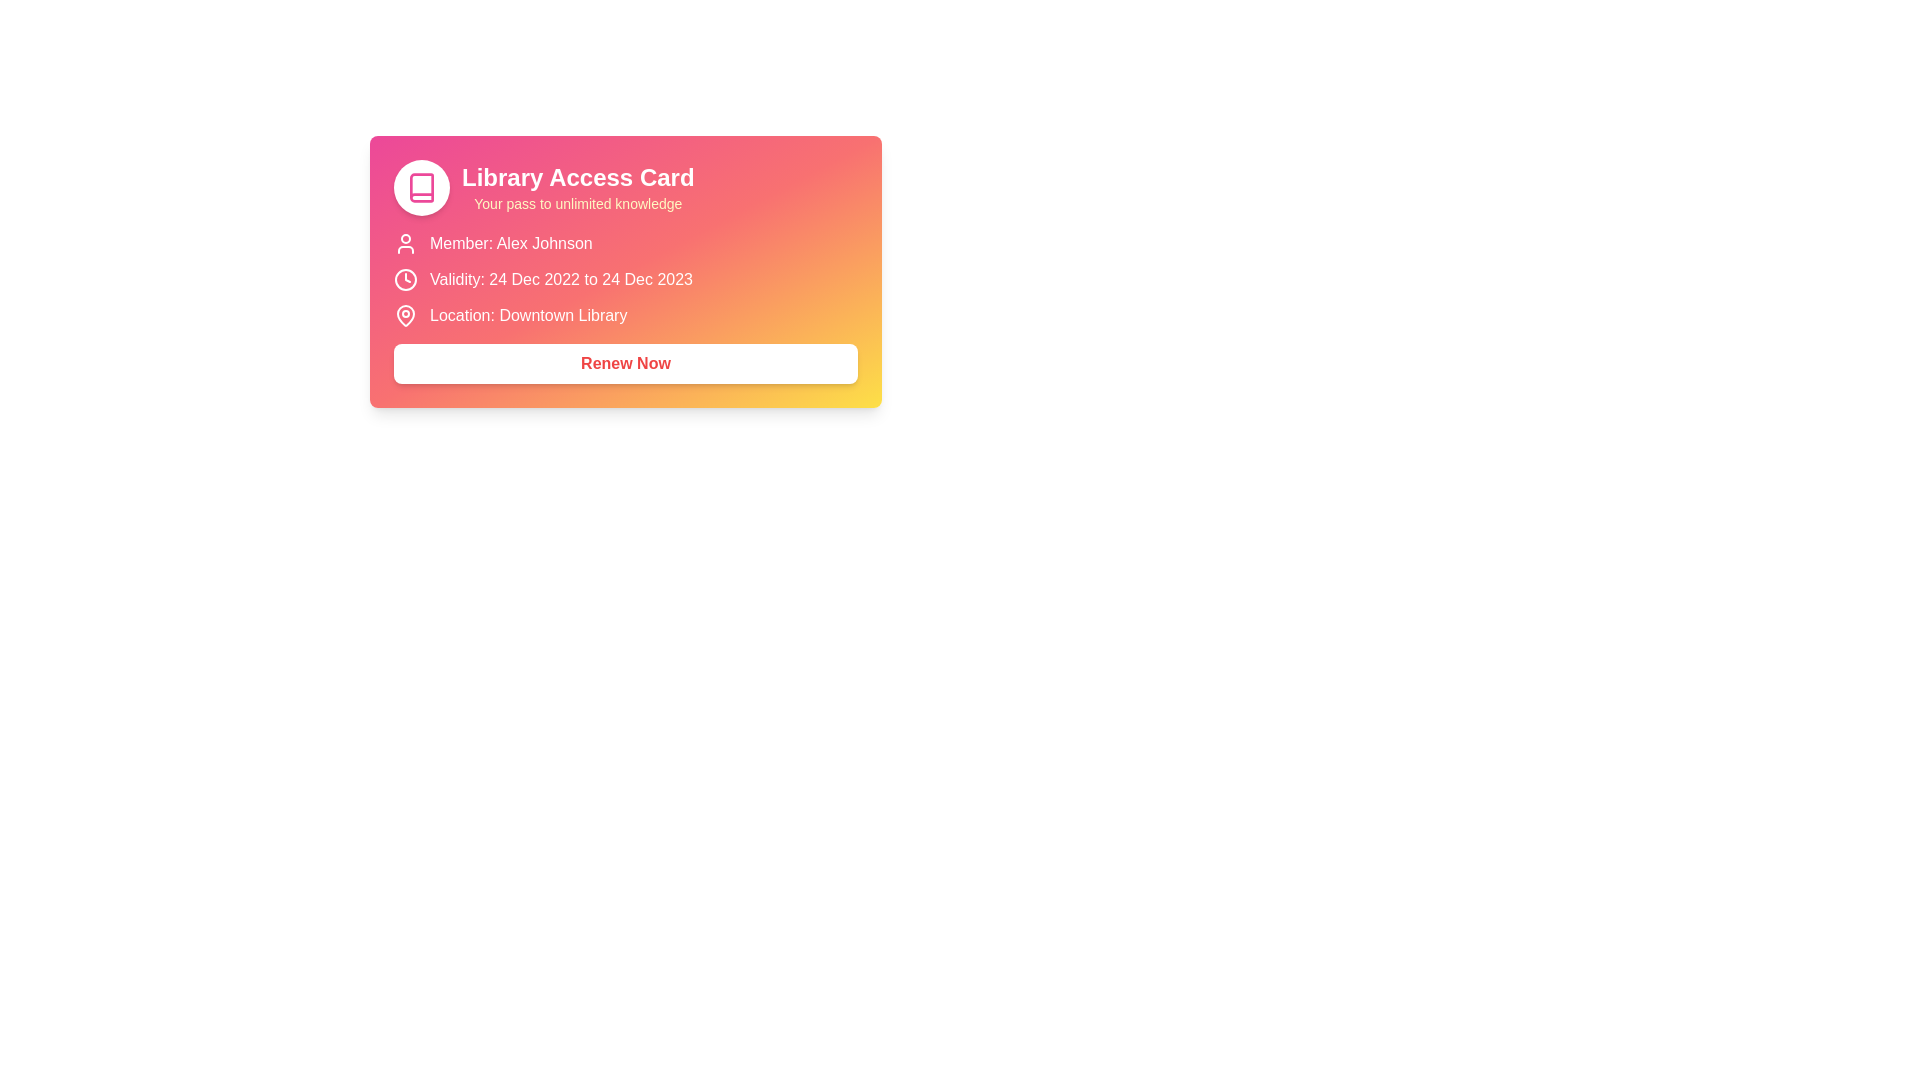  What do you see at coordinates (528, 315) in the screenshot?
I see `the static text label displaying 'Location: Downtown Library' which is centrally aligned in the lower area of the card layout, positioned below the 'Validity' section and above the 'Renew Now' button` at bounding box center [528, 315].